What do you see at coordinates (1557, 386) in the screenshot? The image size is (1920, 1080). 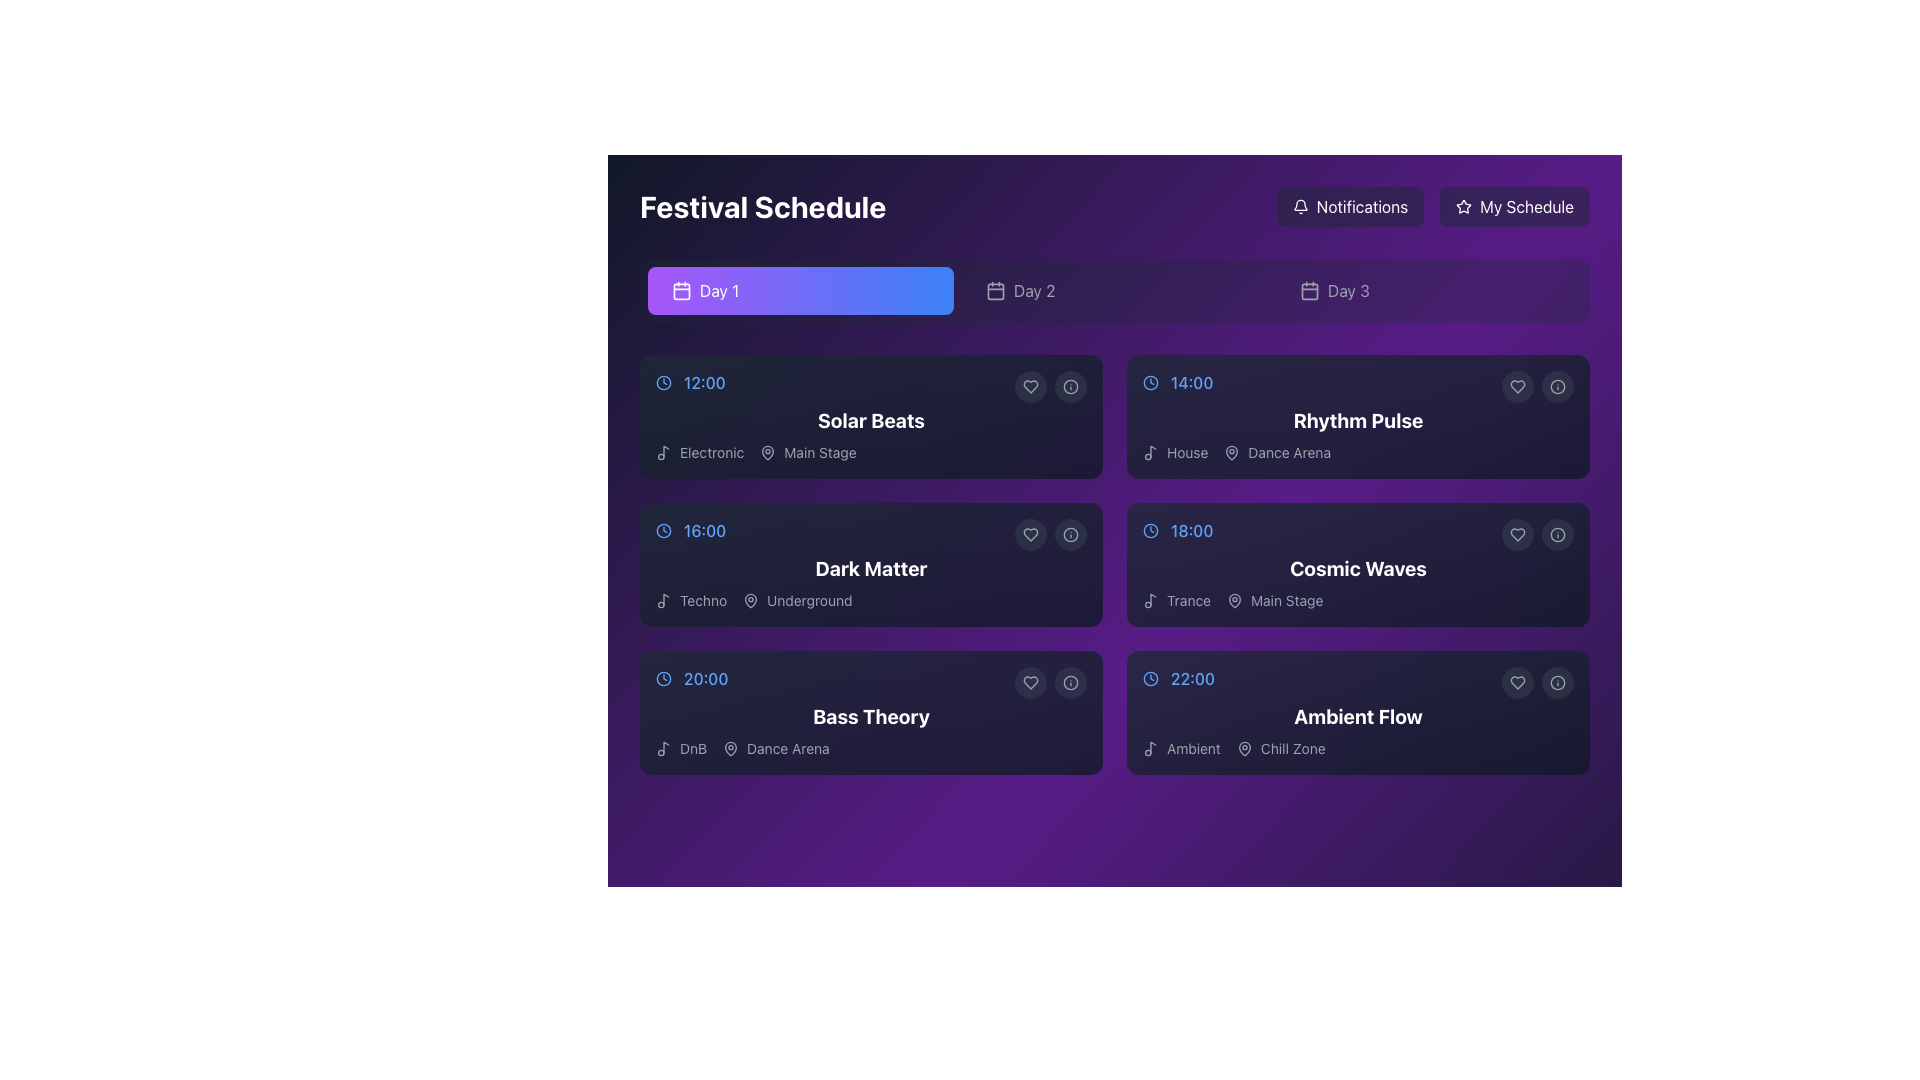 I see `the central circular icon with a hollow design and a solid red core located at the top-right corner of the 'Rhythm Pulse' schedule box` at bounding box center [1557, 386].